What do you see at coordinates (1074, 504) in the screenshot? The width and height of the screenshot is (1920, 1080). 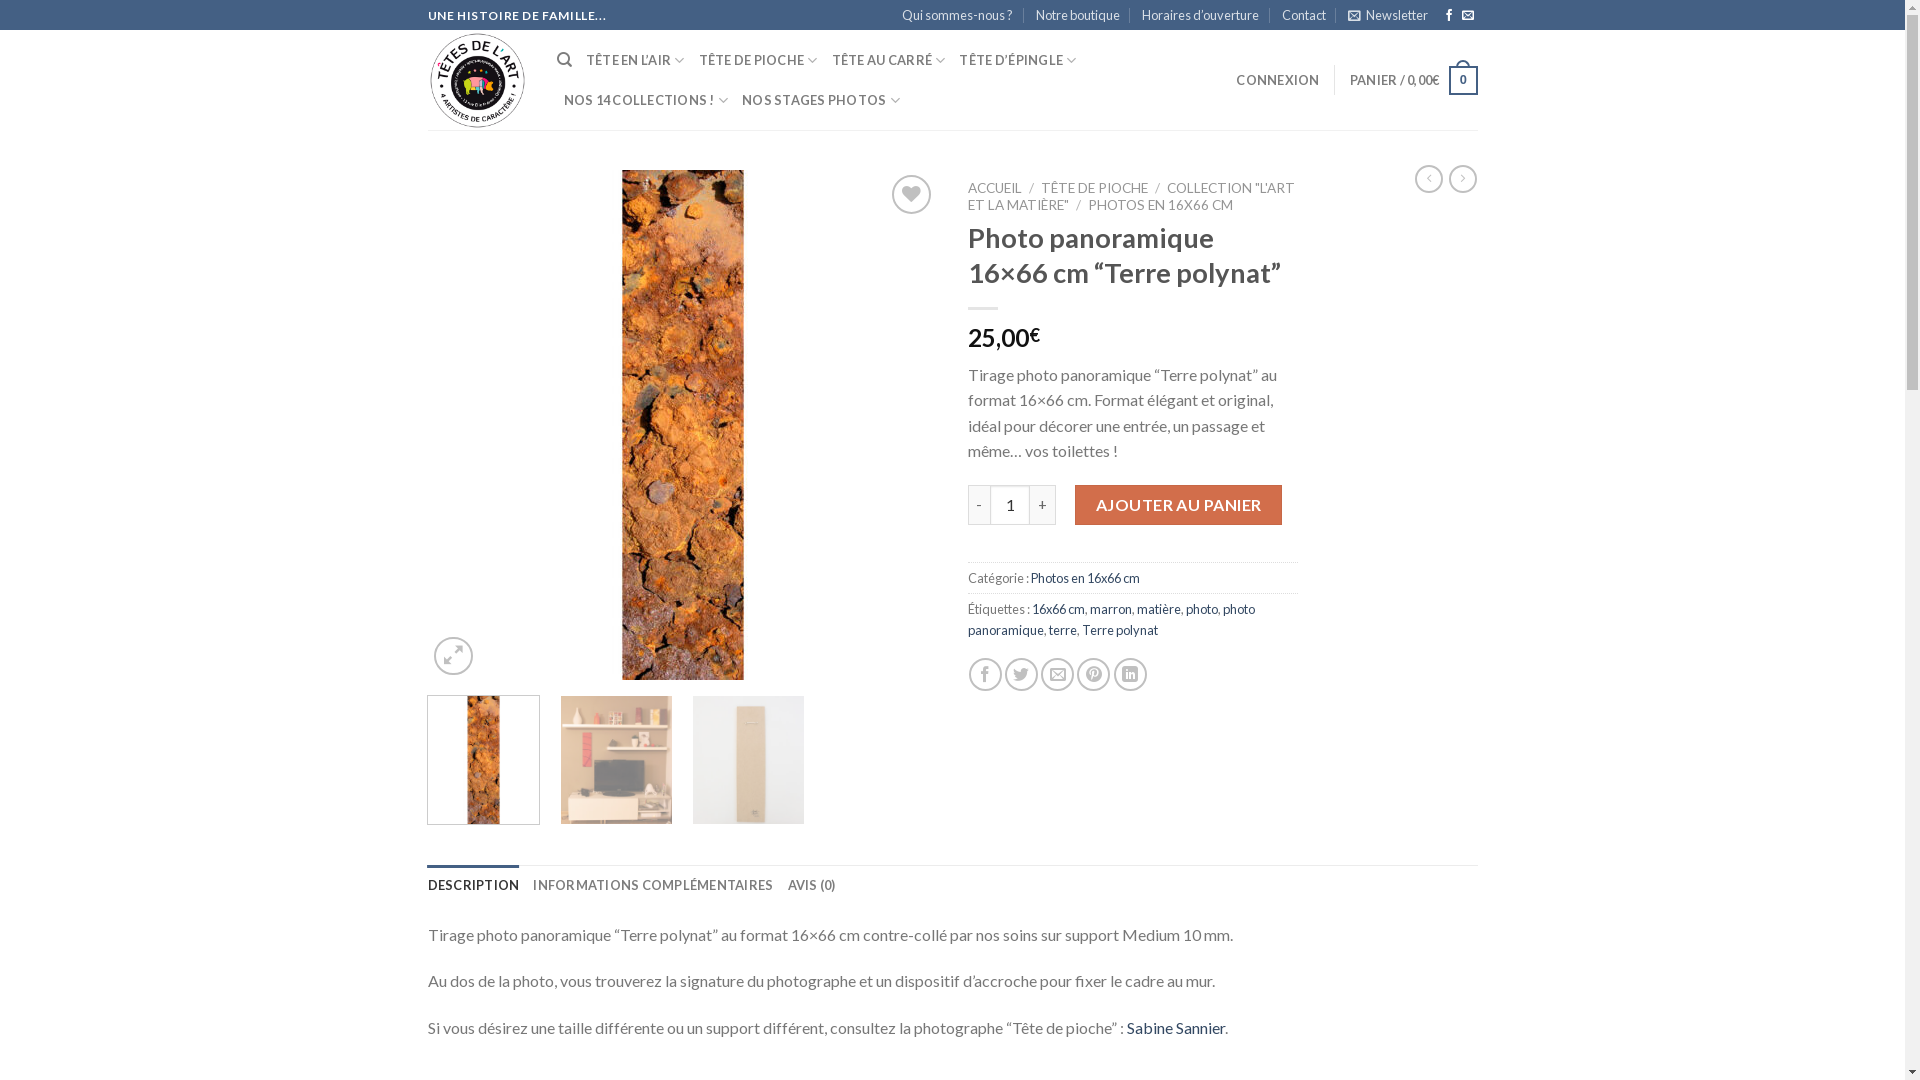 I see `'AJOUTER AU PANIER'` at bounding box center [1074, 504].